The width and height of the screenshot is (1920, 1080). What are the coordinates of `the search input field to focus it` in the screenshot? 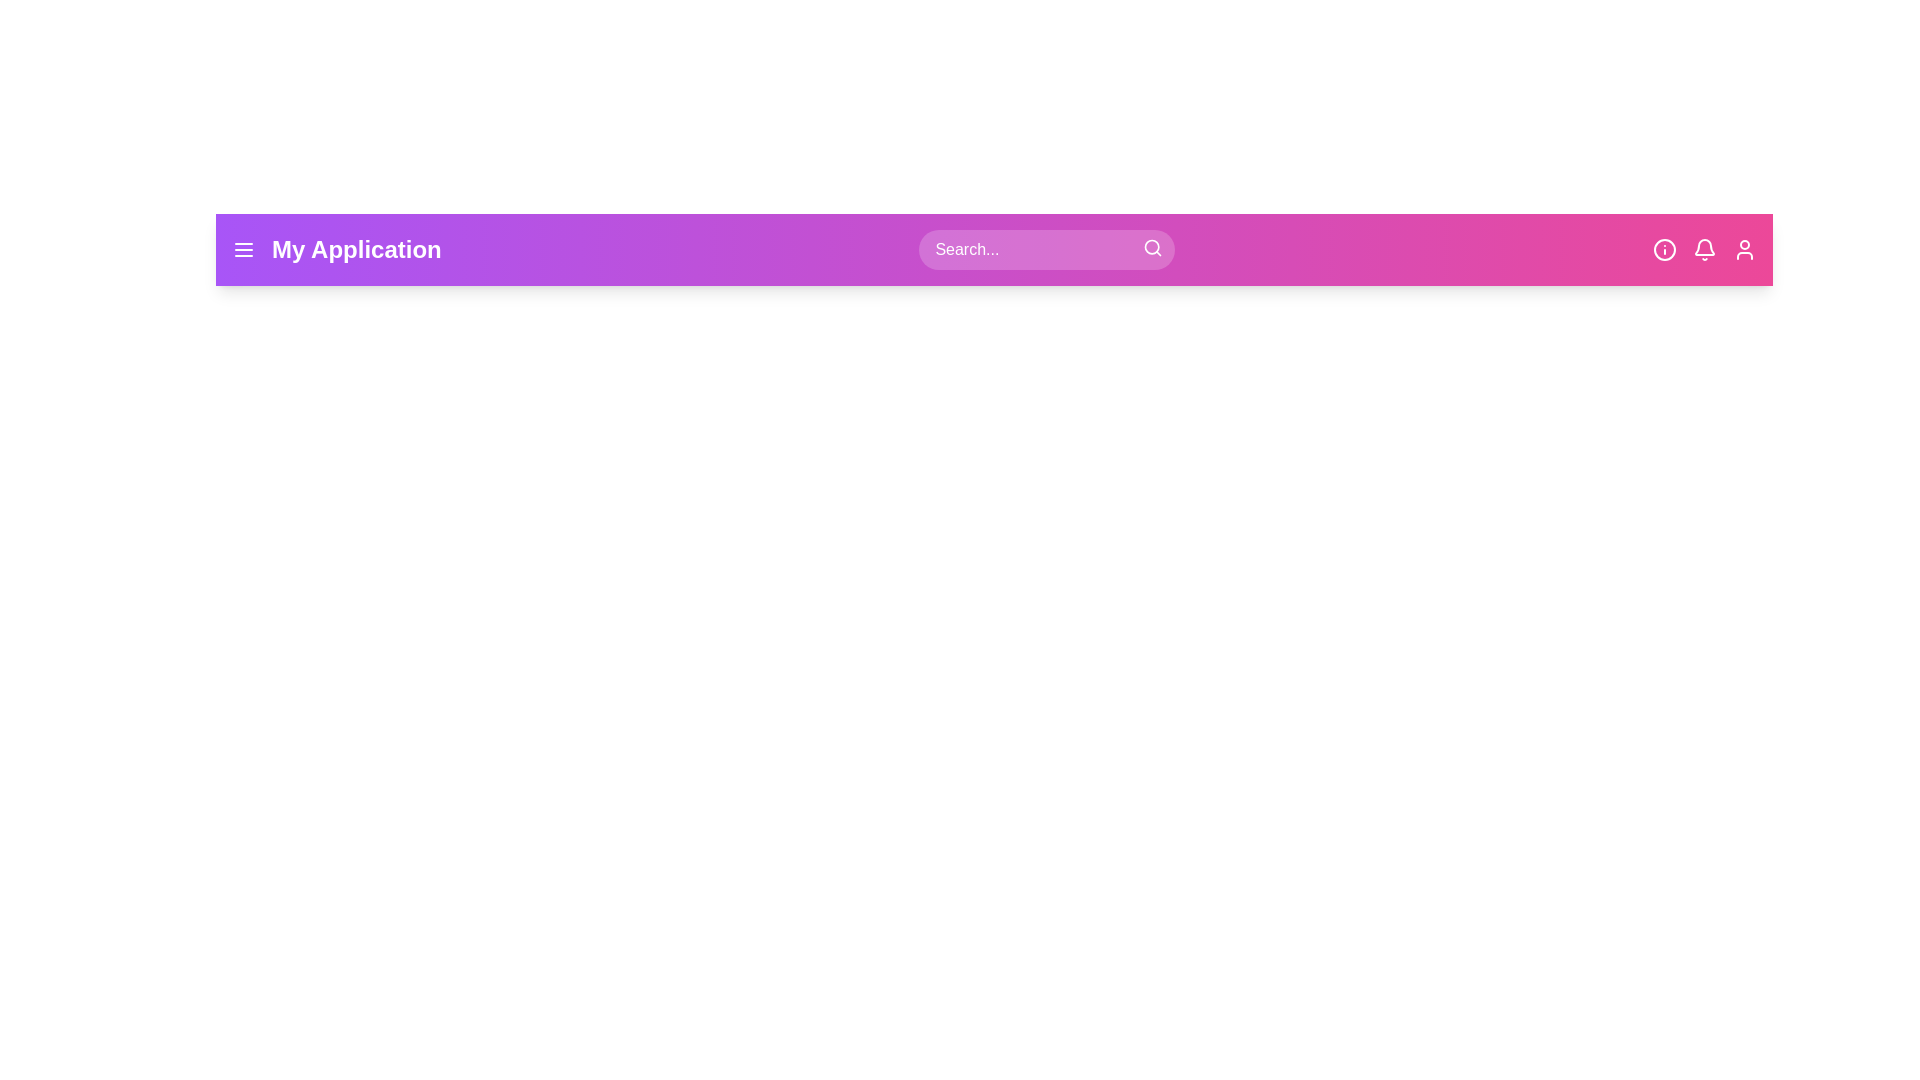 It's located at (1046, 249).